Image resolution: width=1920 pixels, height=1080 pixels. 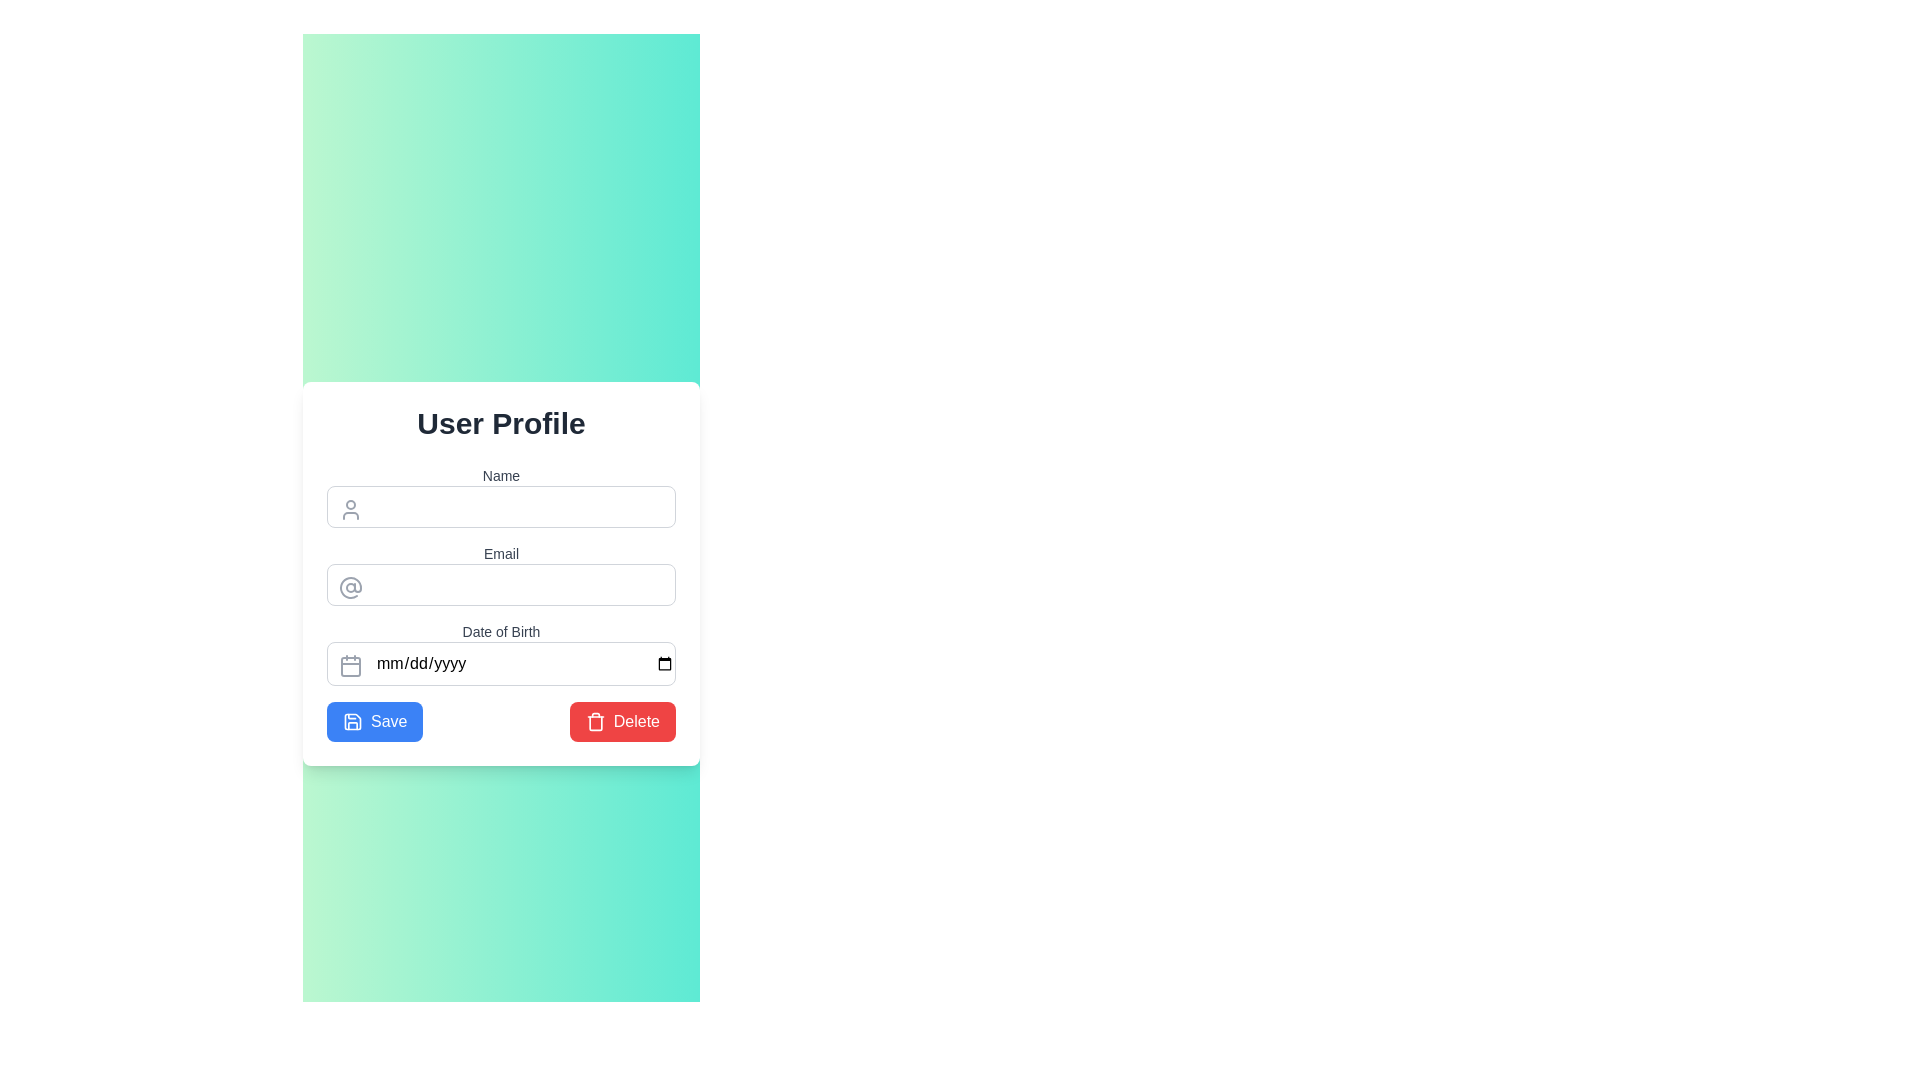 I want to click on the decorative icon positioned at the top-left corner of the 'Name' input field in the user profile form, so click(x=350, y=508).